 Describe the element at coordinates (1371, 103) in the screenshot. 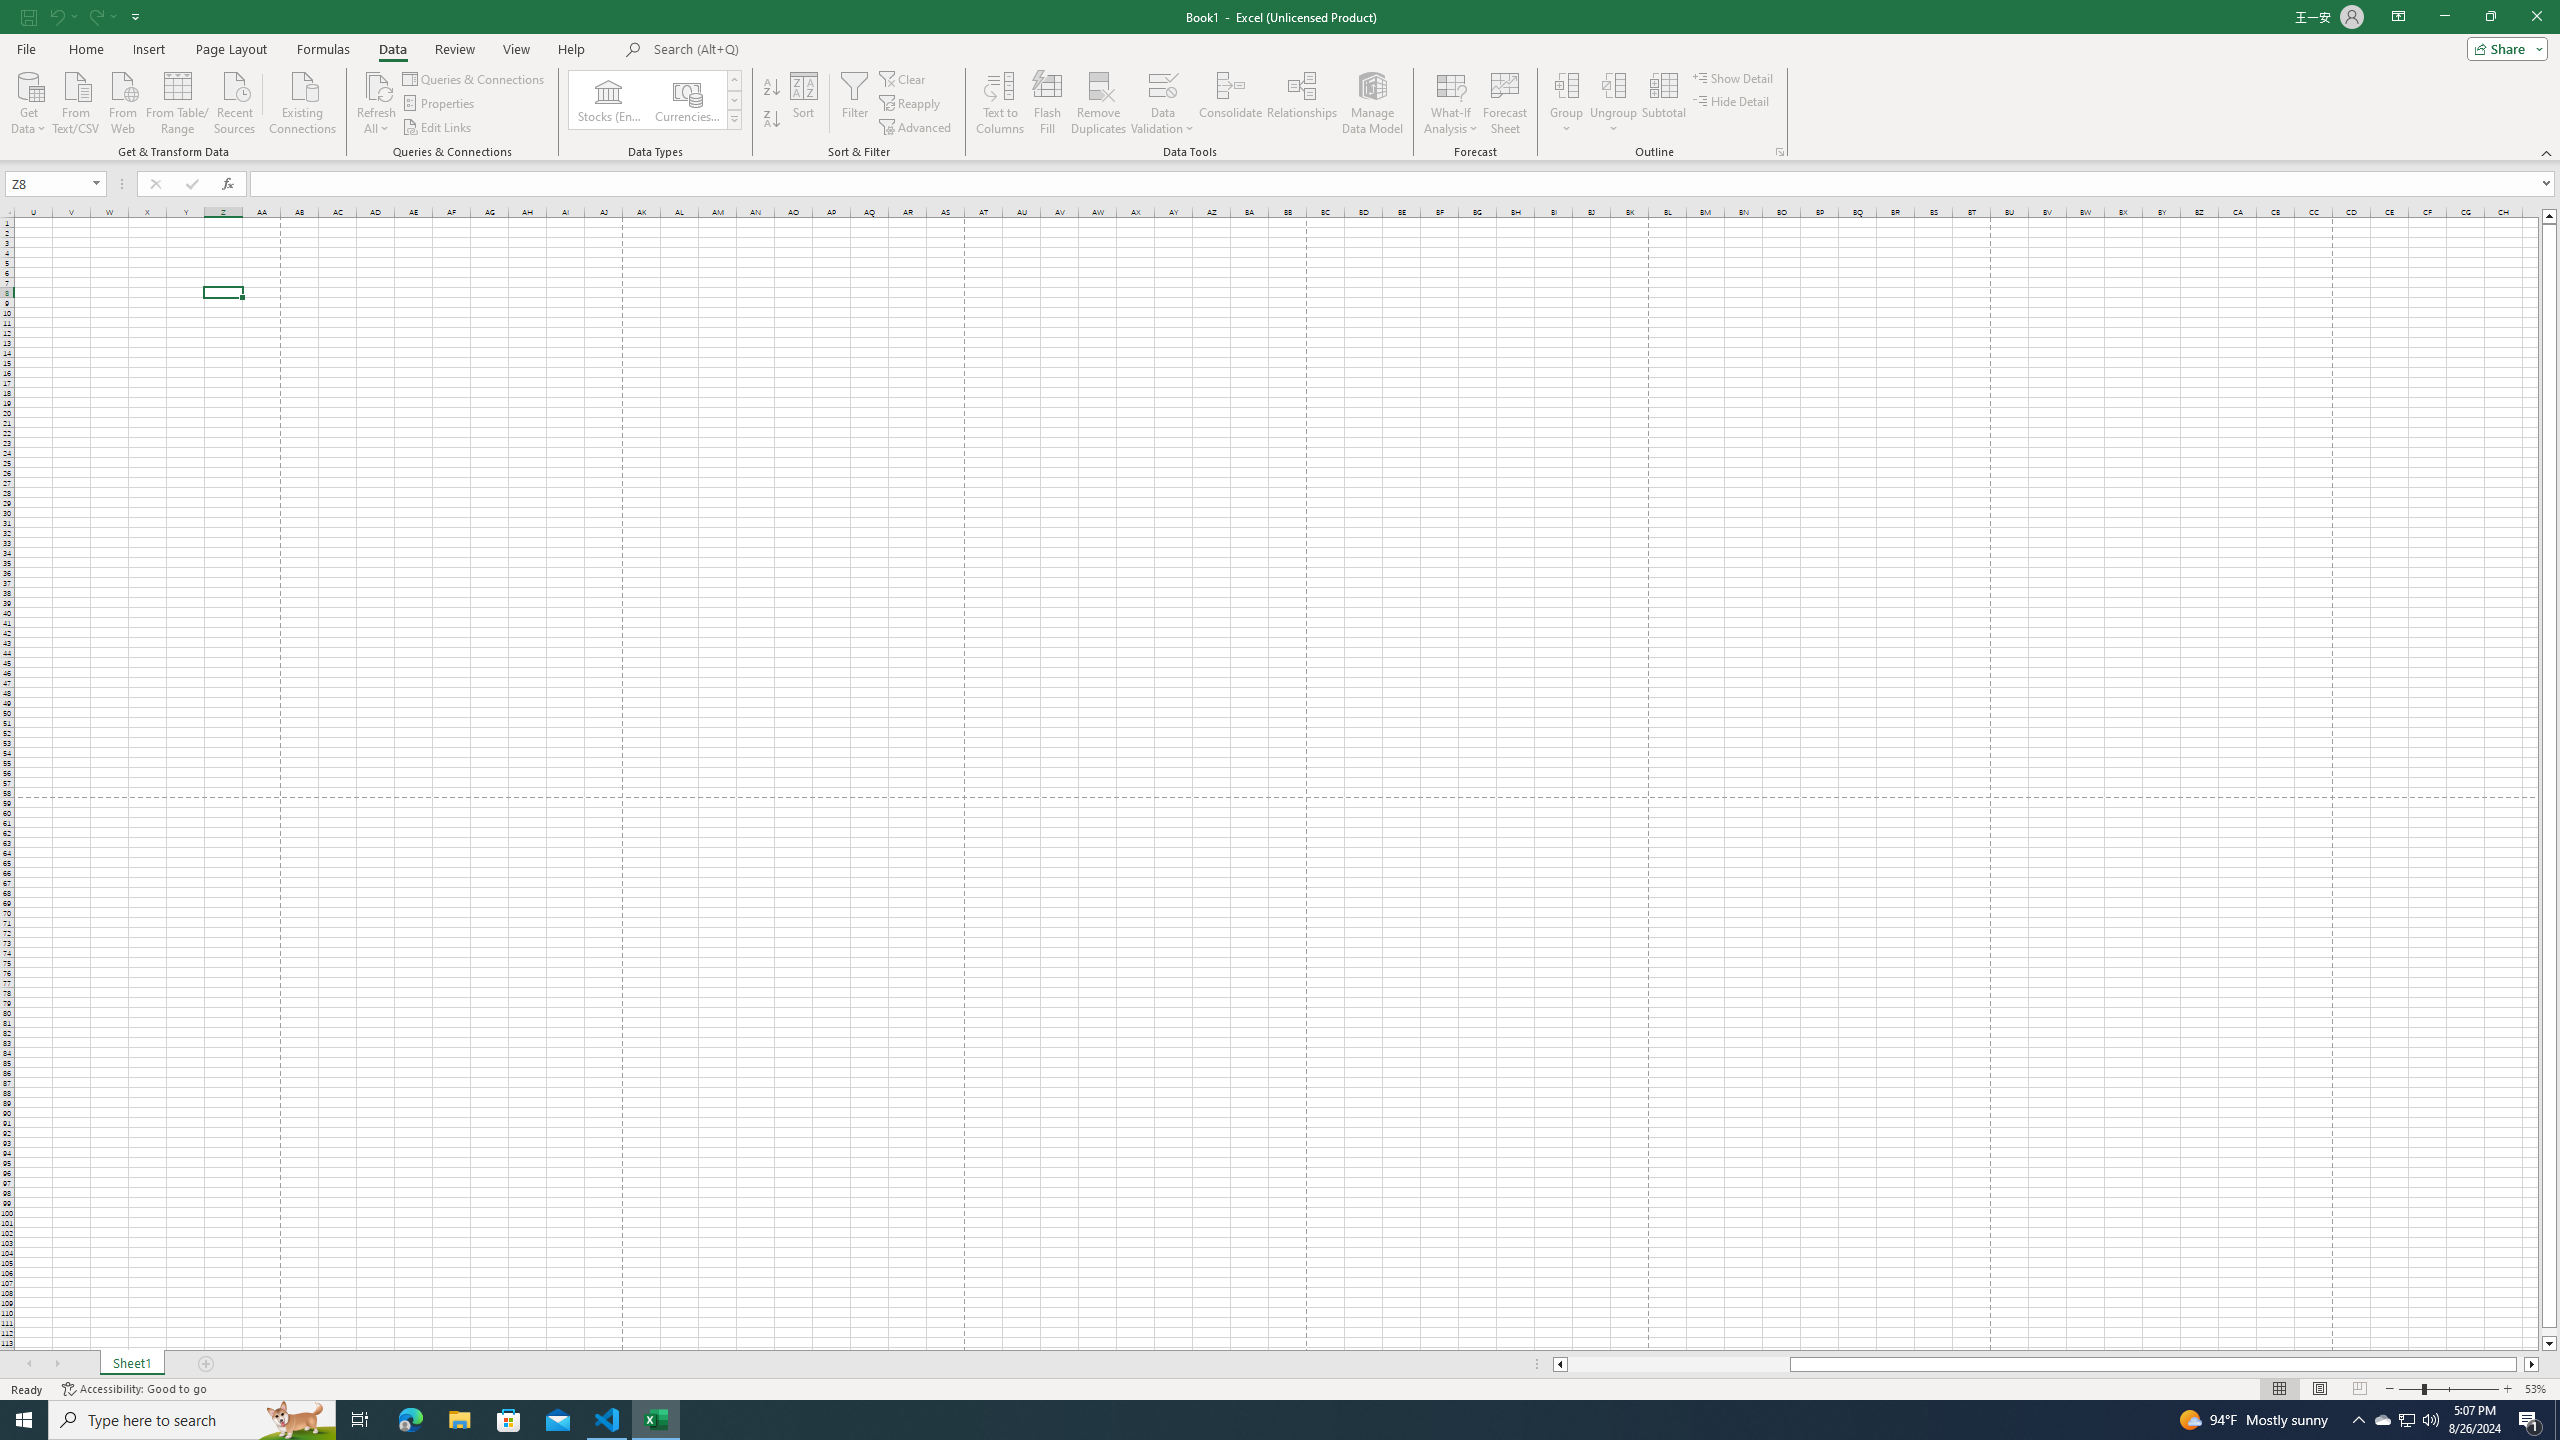

I see `'Manage Data Model'` at that location.